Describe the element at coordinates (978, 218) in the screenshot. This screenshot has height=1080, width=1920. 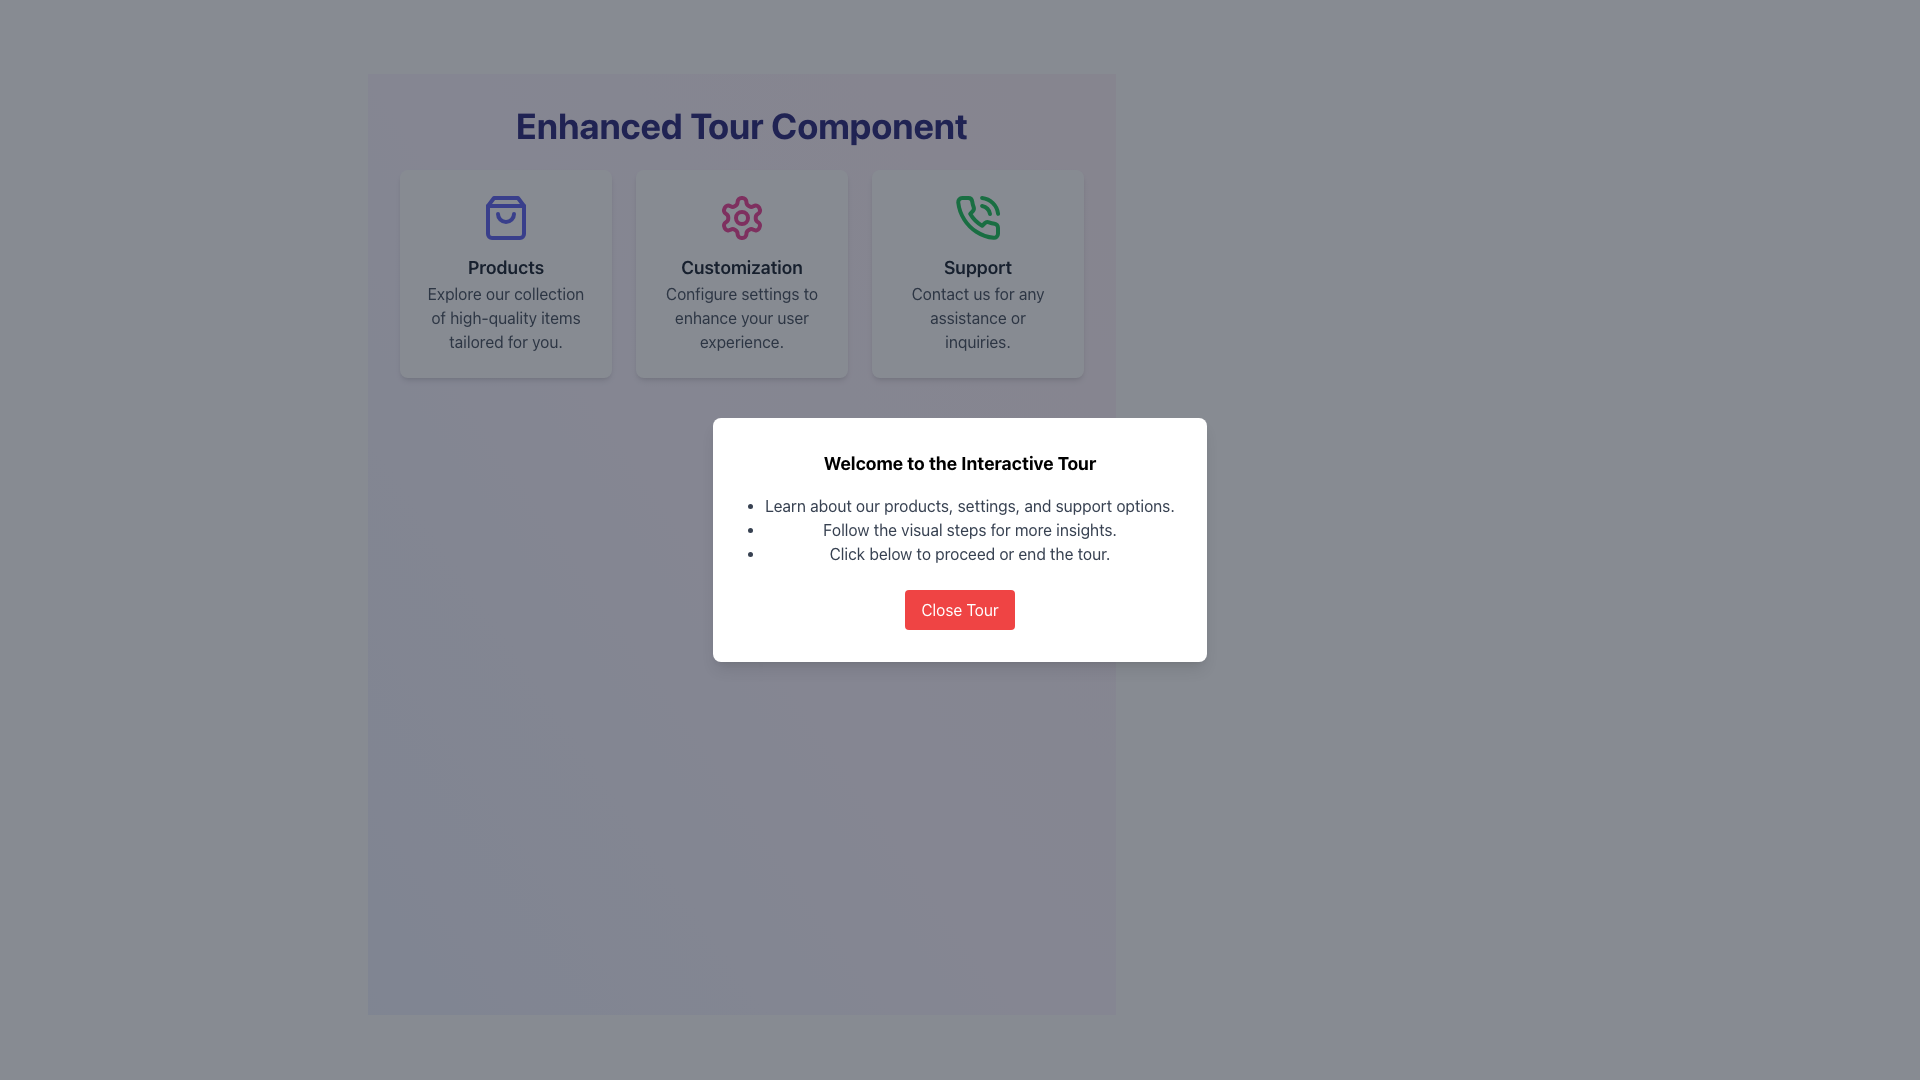
I see `the Phone icon within the Support card, which represents the customer support feature` at that location.